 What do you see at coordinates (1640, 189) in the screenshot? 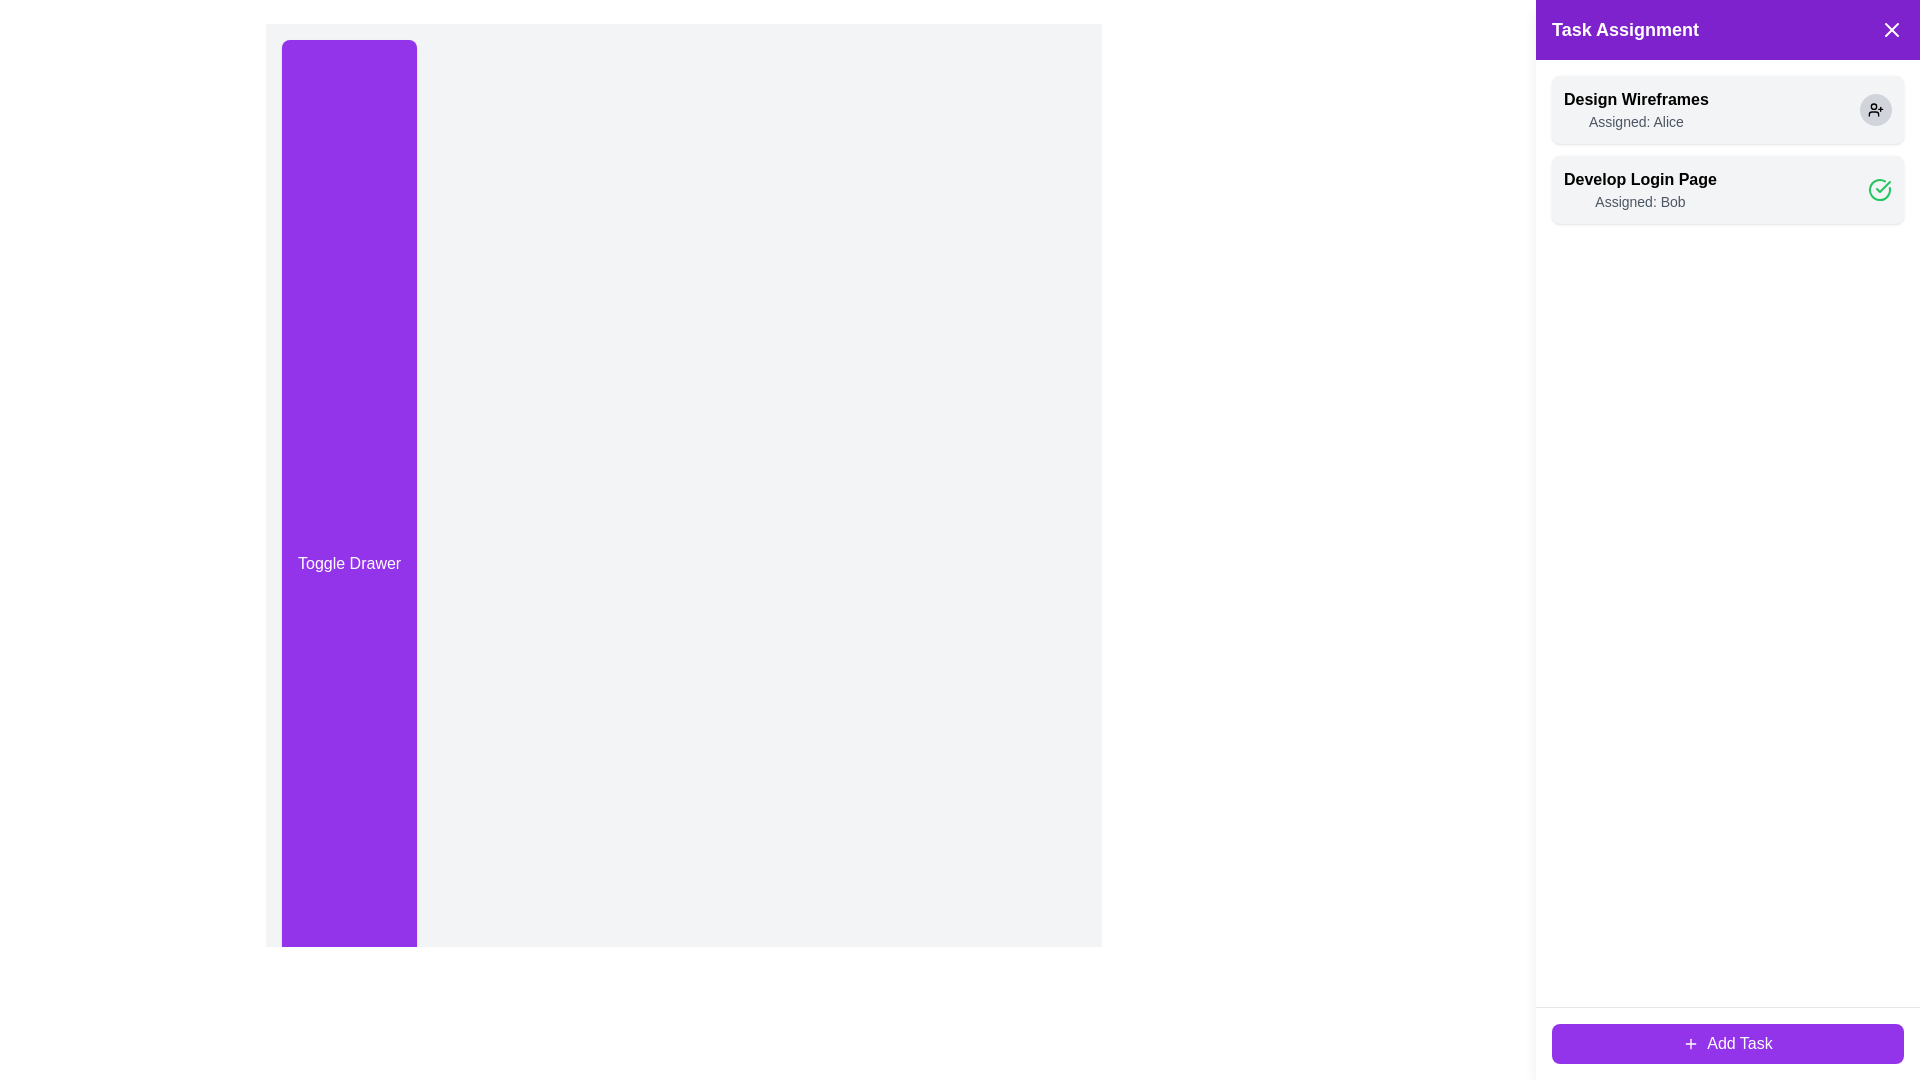
I see `the Text display component that shows 'Develop Login Page' and 'Assigned: Bob' within the right-hand sidebar labeled 'Task Assignment'` at bounding box center [1640, 189].